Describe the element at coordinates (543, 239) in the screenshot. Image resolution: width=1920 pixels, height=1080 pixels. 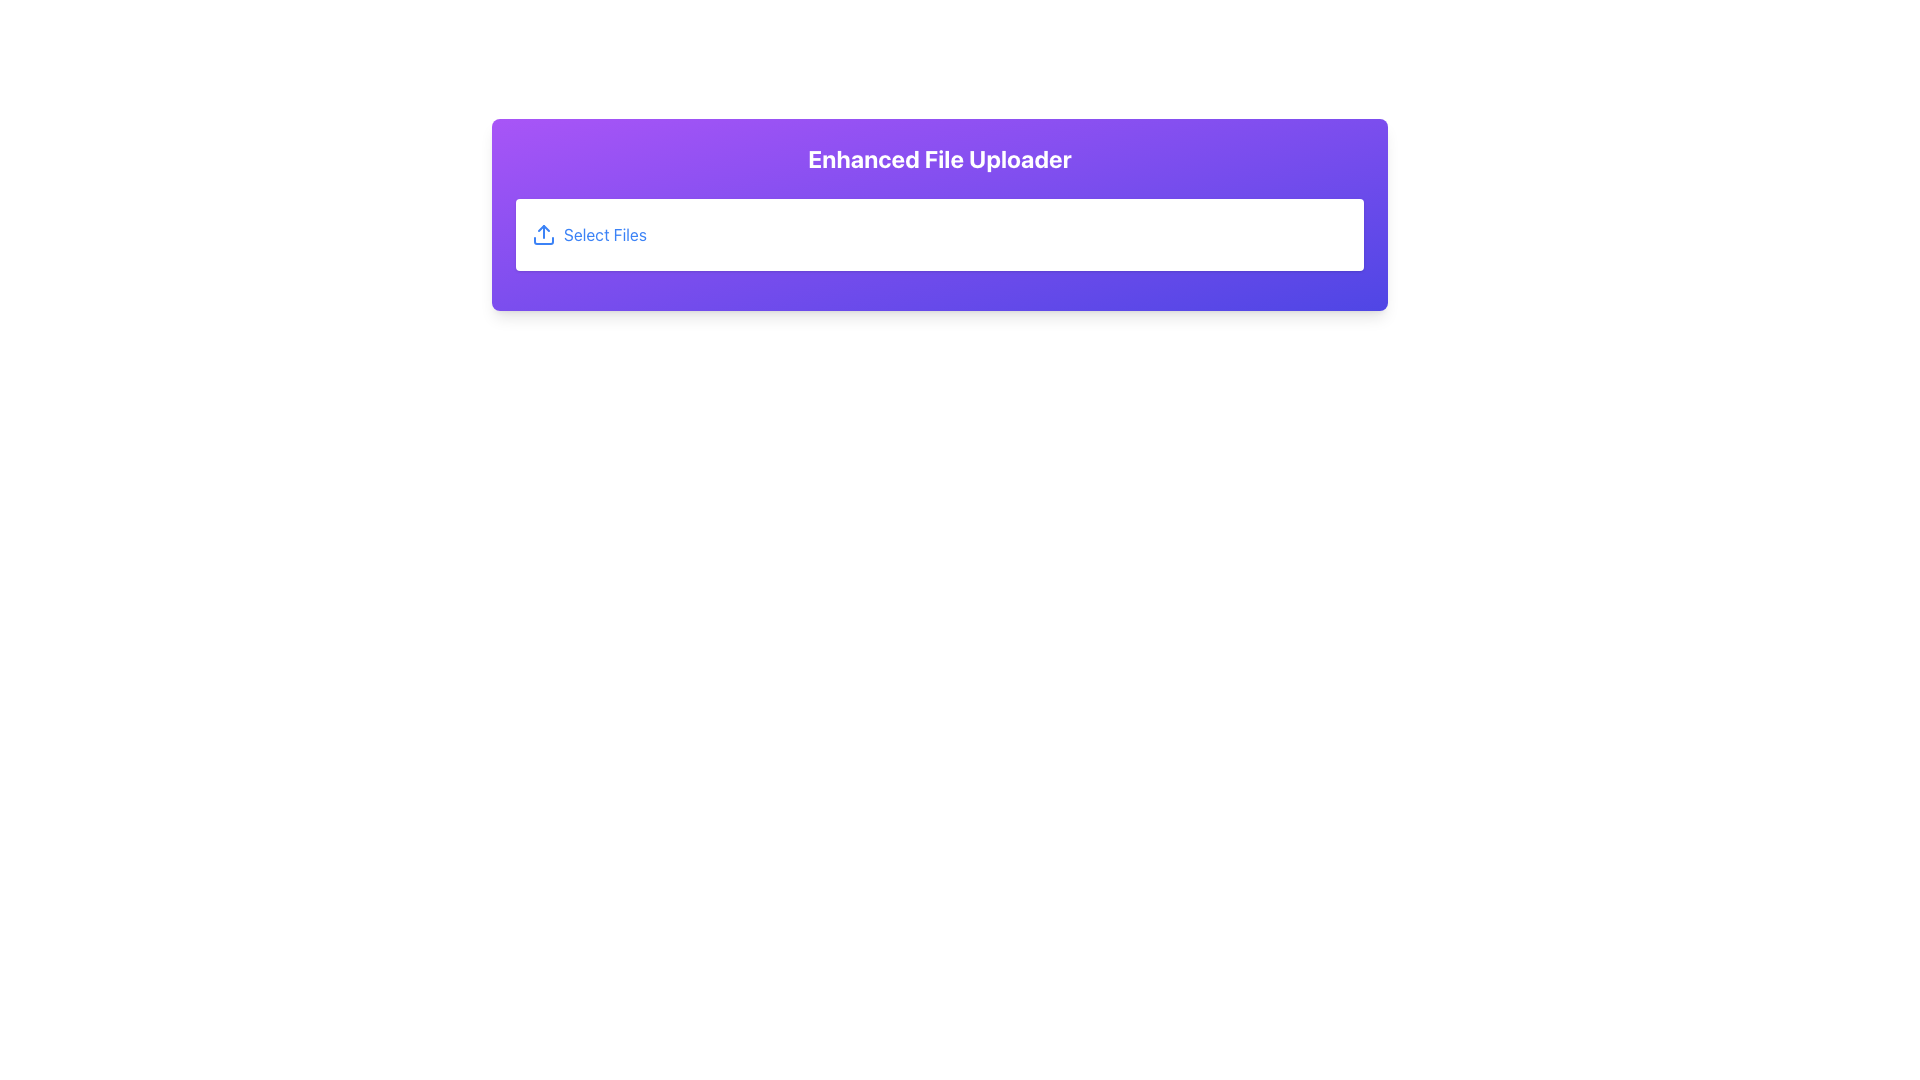
I see `the decorative horizontal line that serves as the bottom boundary of the file upload icon, located to the left of the 'Select Files' text link in the purple header area` at that location.